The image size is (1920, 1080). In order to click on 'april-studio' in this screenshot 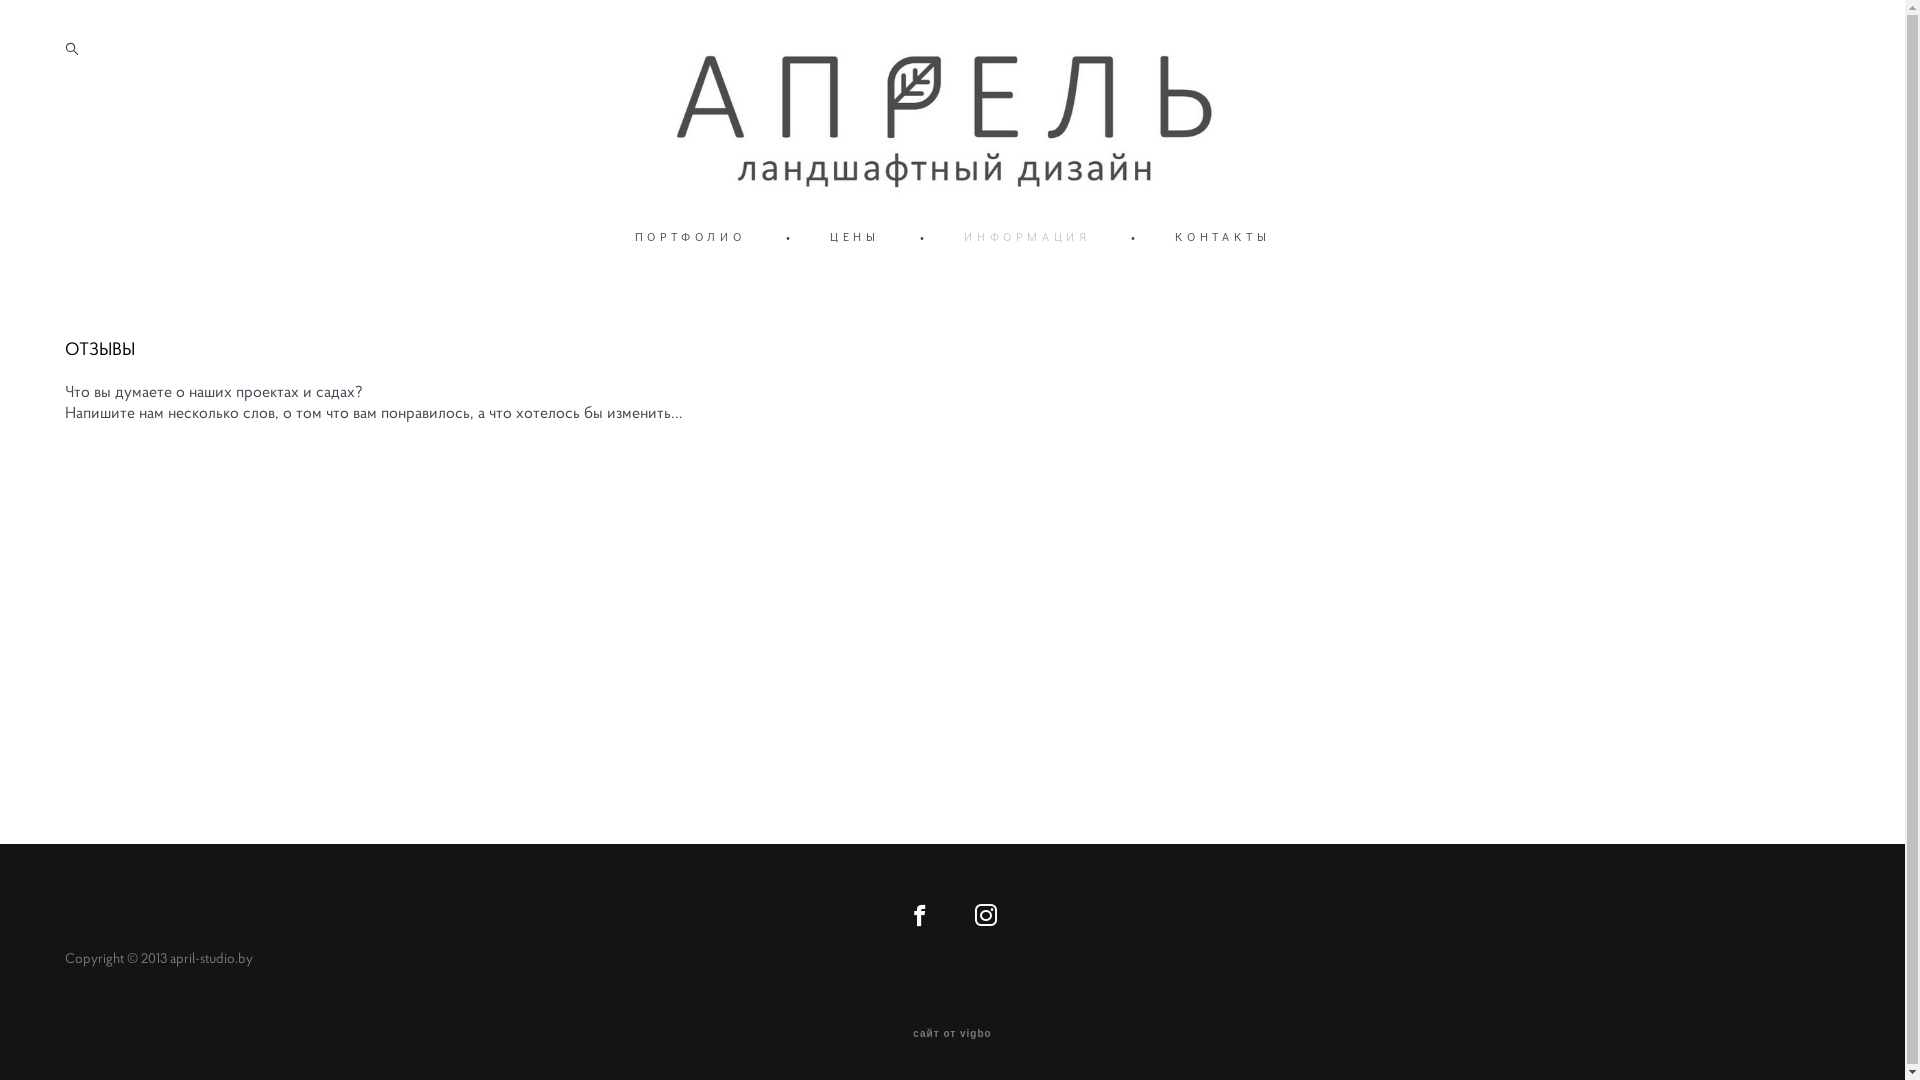, I will do `click(951, 118)`.